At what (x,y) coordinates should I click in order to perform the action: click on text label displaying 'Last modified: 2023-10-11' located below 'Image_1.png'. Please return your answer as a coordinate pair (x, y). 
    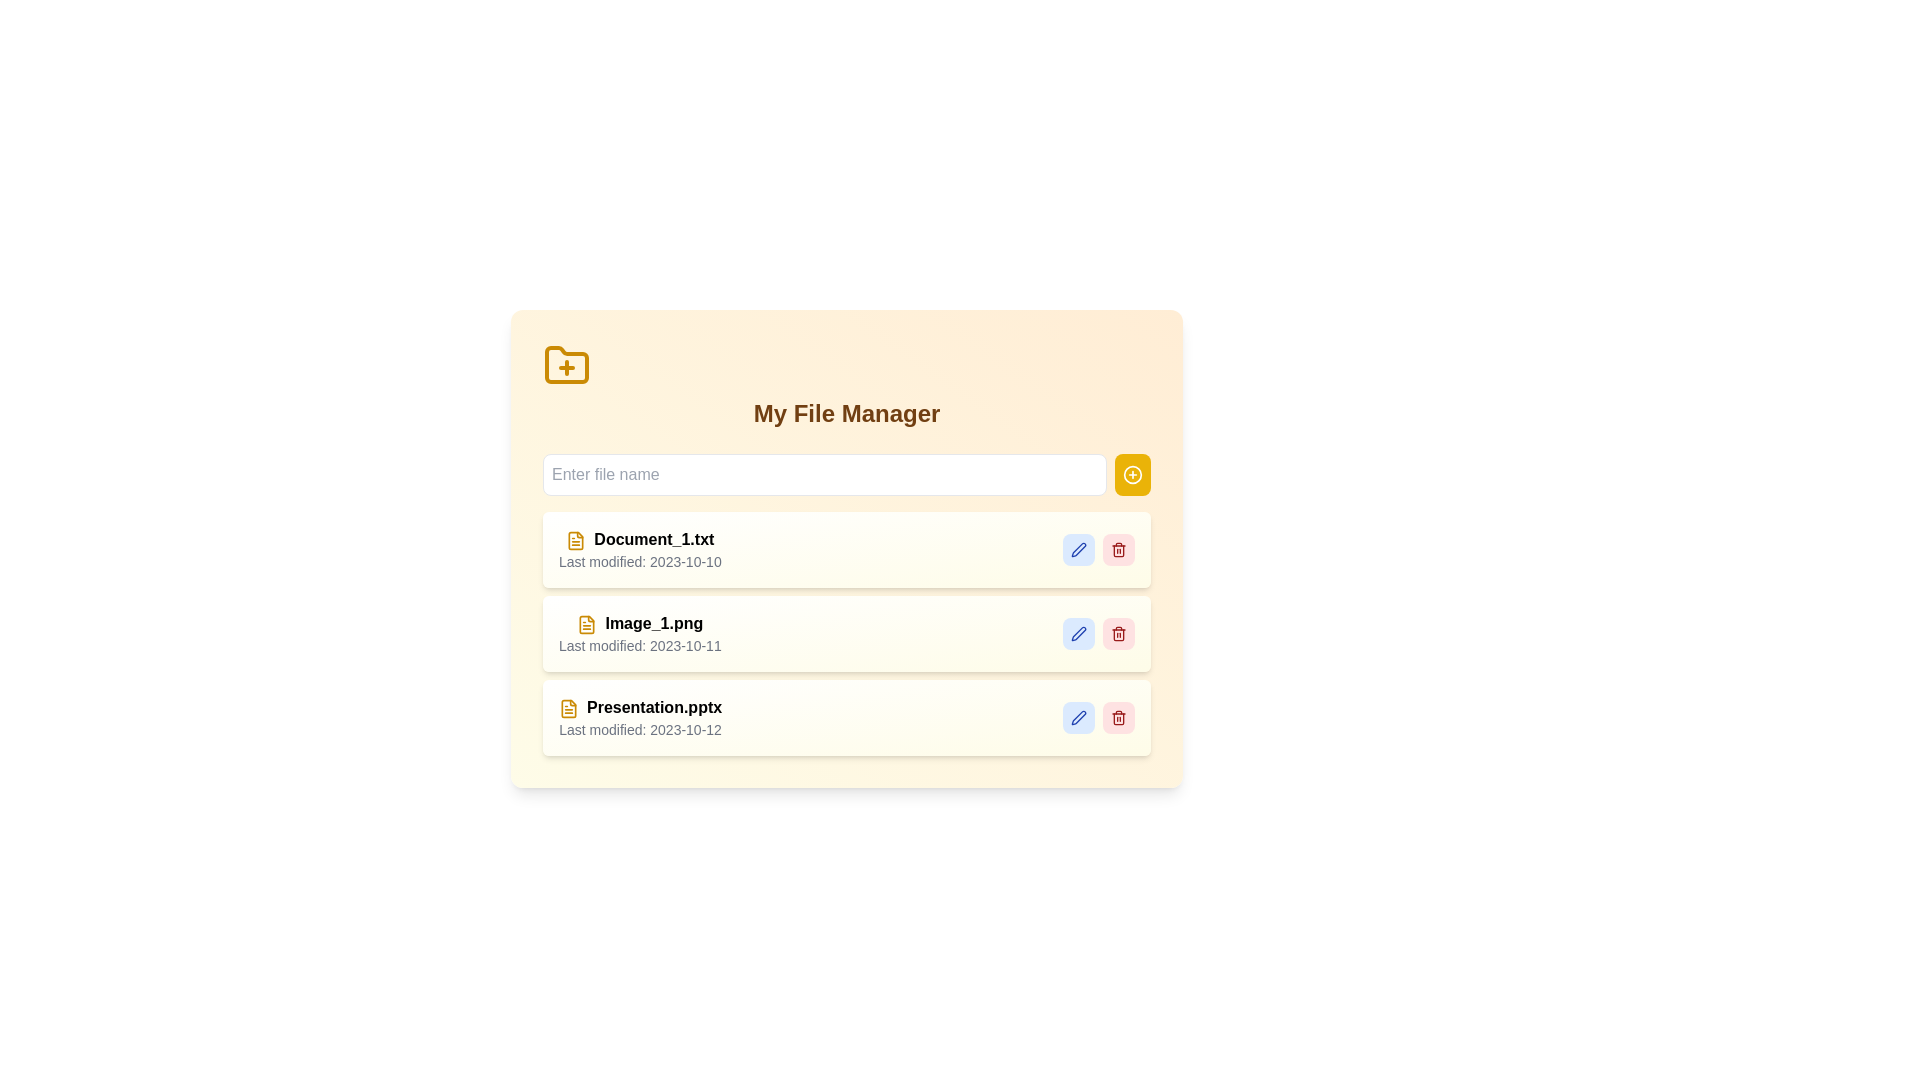
    Looking at the image, I should click on (640, 645).